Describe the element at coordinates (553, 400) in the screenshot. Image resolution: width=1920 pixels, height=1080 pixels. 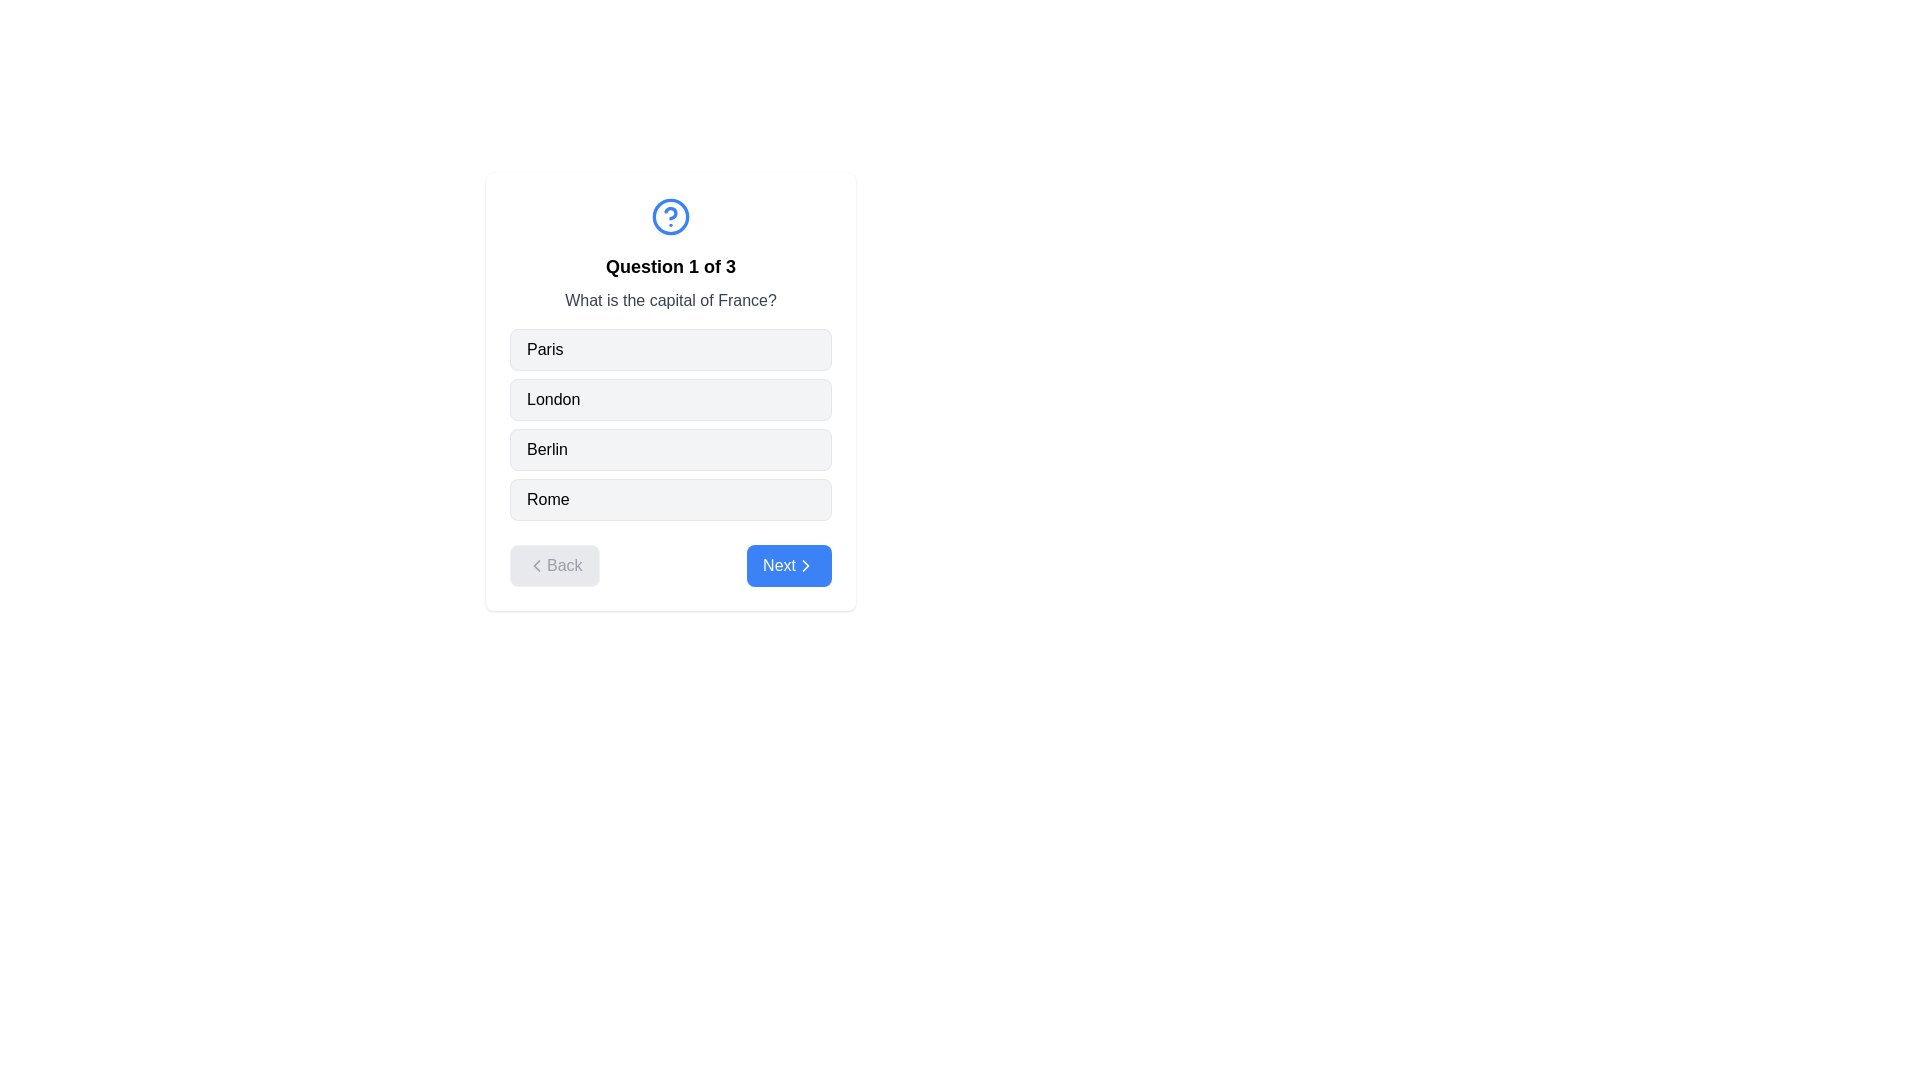
I see `the text 'London' which is the second selectable option in a vertical list under the question 'What is the capital of France?'` at that location.